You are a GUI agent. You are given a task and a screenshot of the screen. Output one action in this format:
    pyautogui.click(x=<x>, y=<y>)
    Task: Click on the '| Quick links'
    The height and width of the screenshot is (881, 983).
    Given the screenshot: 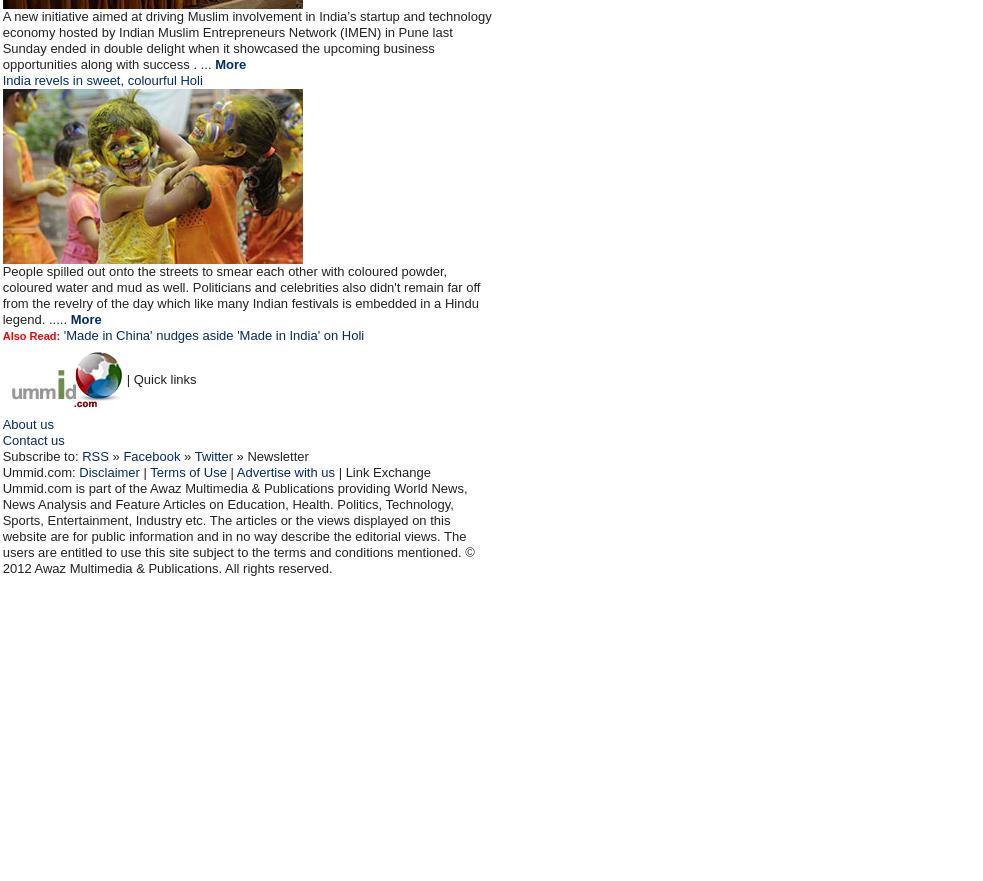 What is the action you would take?
    pyautogui.click(x=160, y=379)
    